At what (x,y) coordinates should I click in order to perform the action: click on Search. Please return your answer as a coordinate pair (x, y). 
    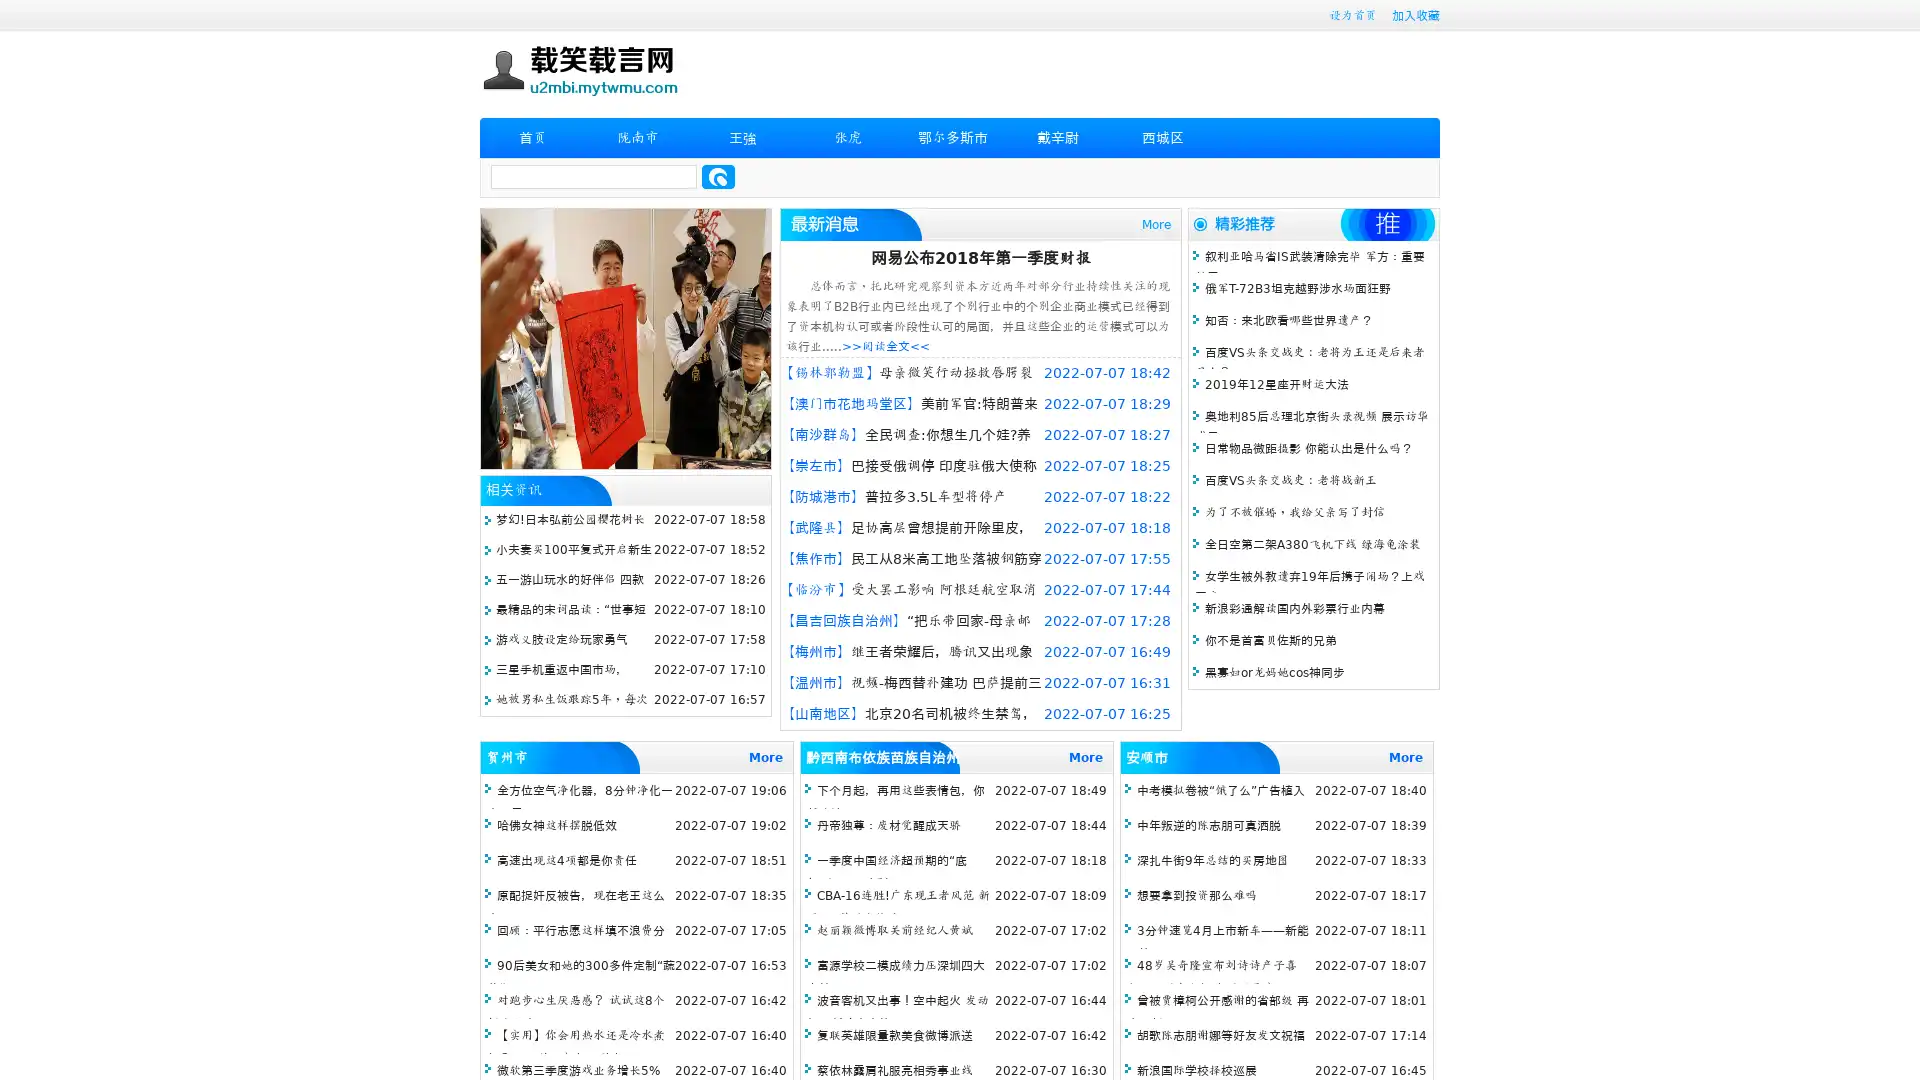
    Looking at the image, I should click on (718, 176).